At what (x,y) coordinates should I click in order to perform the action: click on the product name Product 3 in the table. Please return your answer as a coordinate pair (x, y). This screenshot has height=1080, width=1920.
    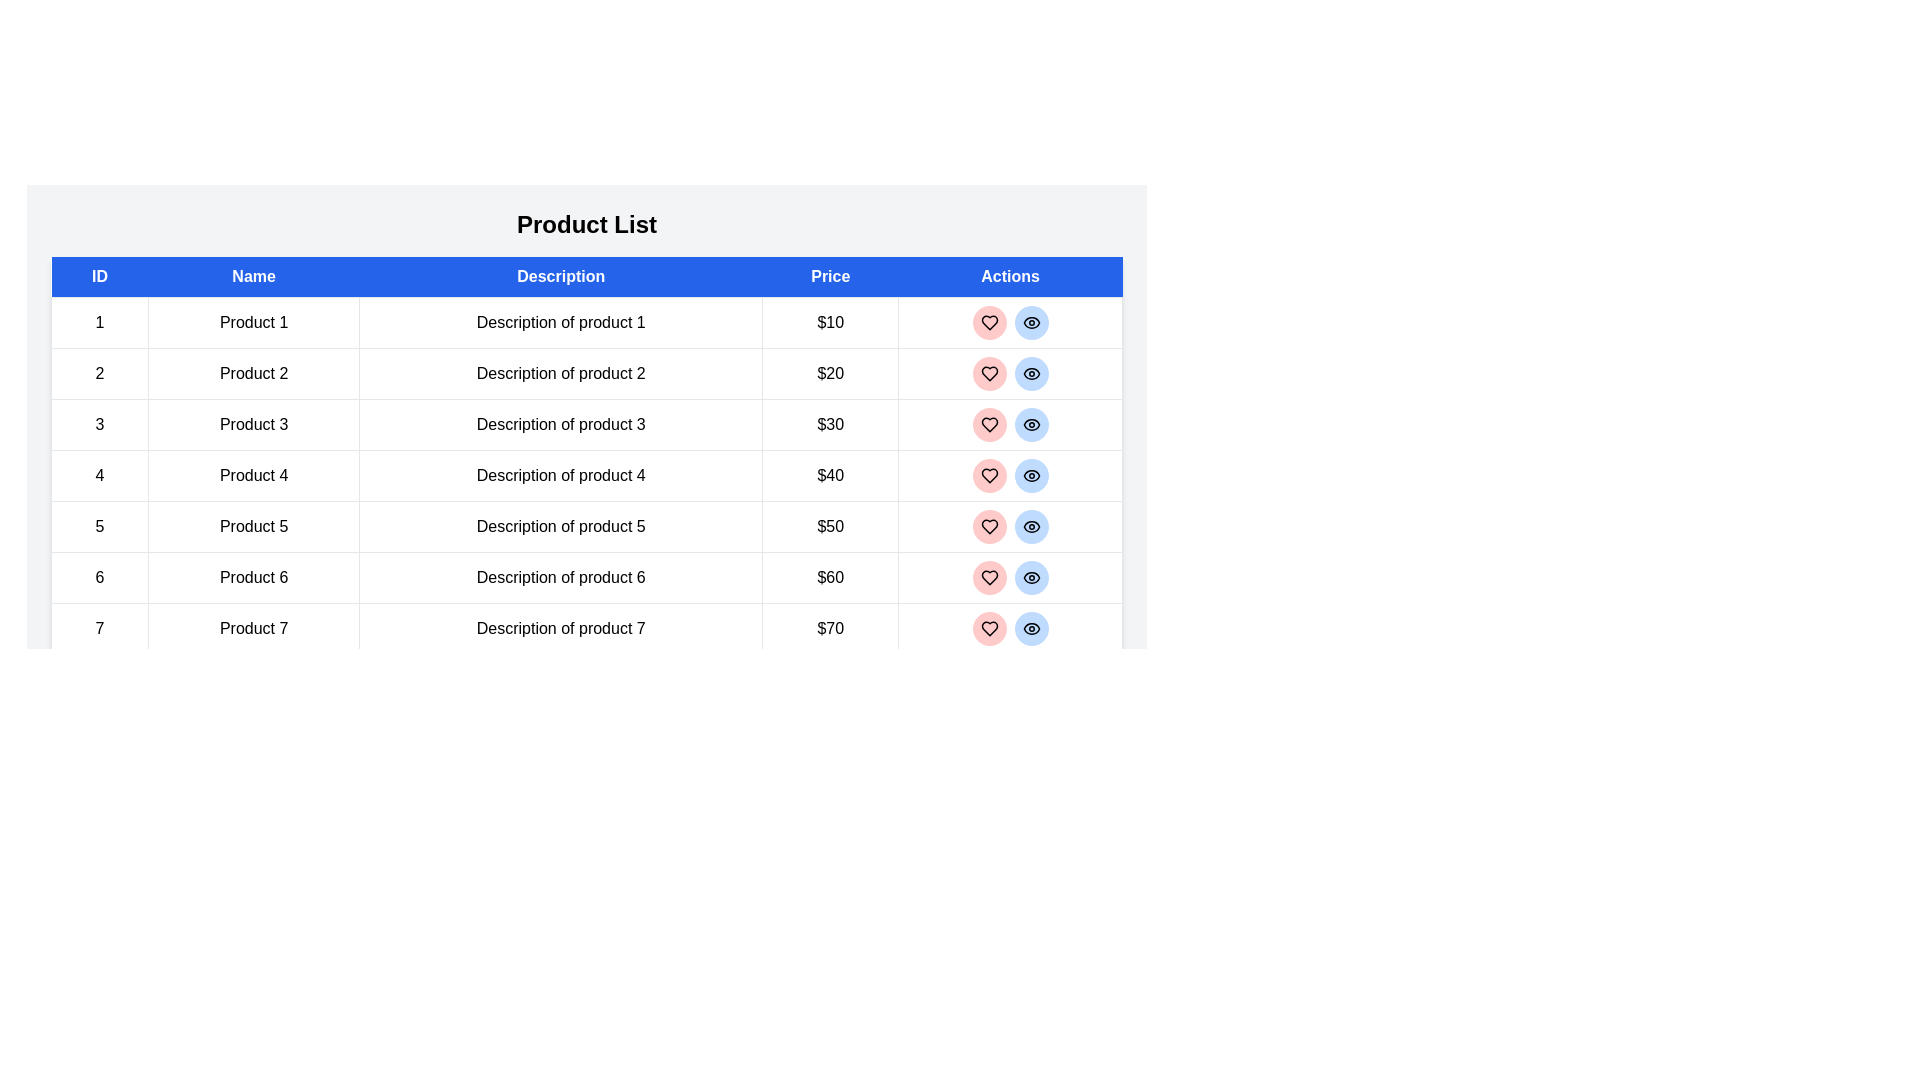
    Looking at the image, I should click on (253, 423).